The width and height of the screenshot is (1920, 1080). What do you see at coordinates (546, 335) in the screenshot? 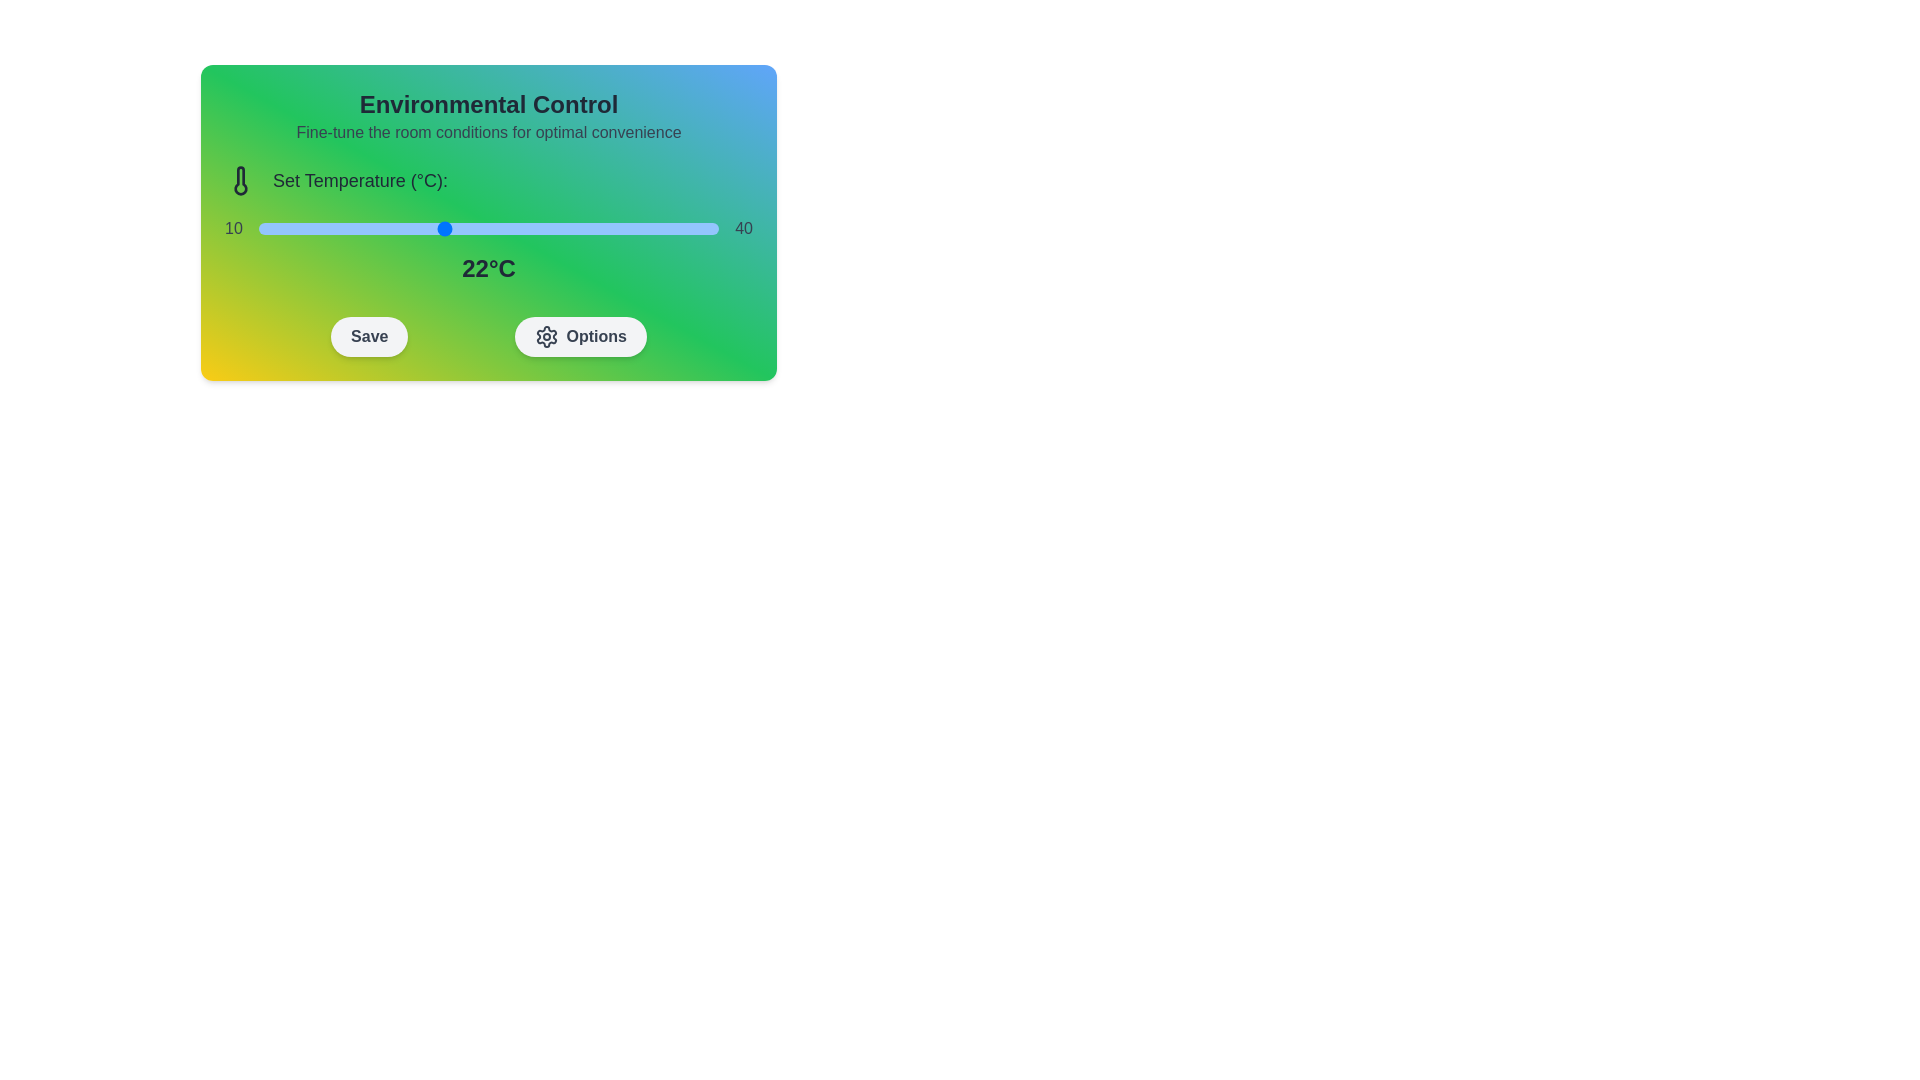
I see `the gear icon within the 'Options' button` at bounding box center [546, 335].